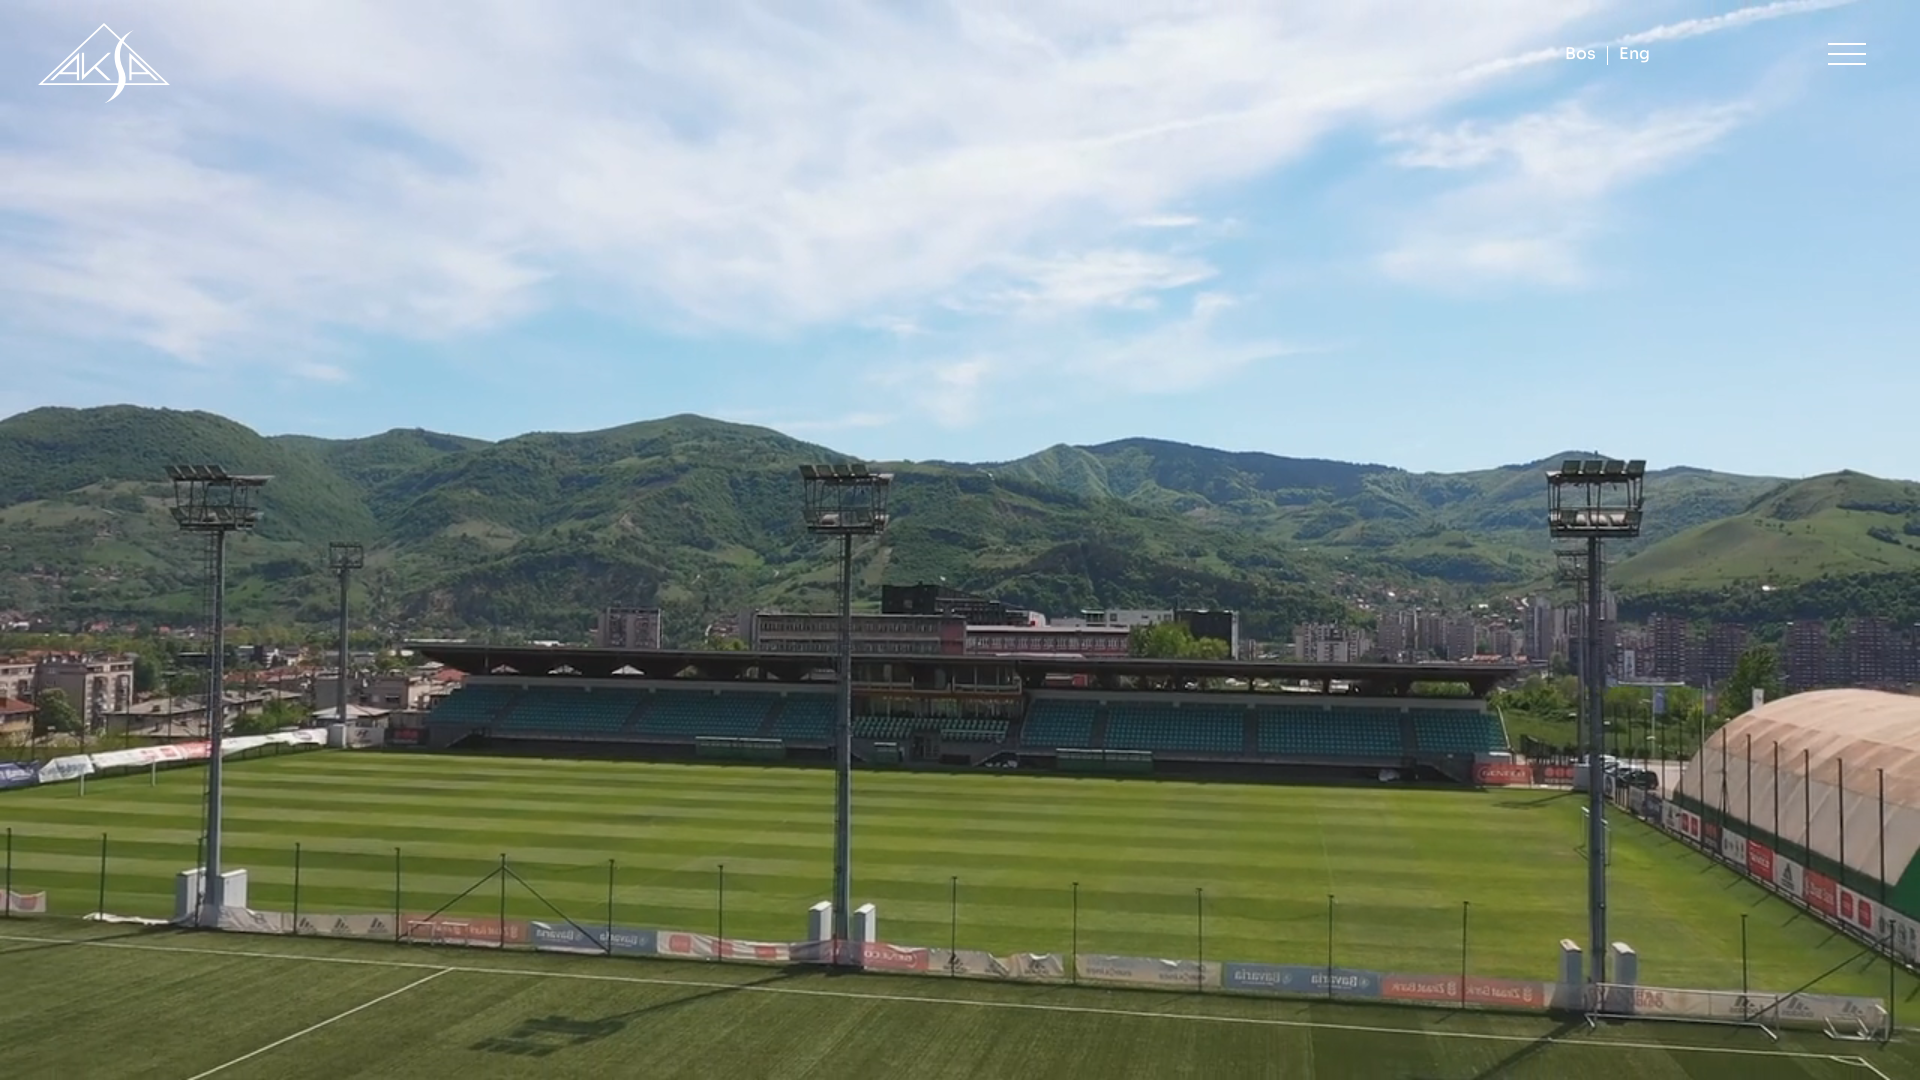 This screenshot has height=1080, width=1920. What do you see at coordinates (1563, 54) in the screenshot?
I see `'Bos'` at bounding box center [1563, 54].